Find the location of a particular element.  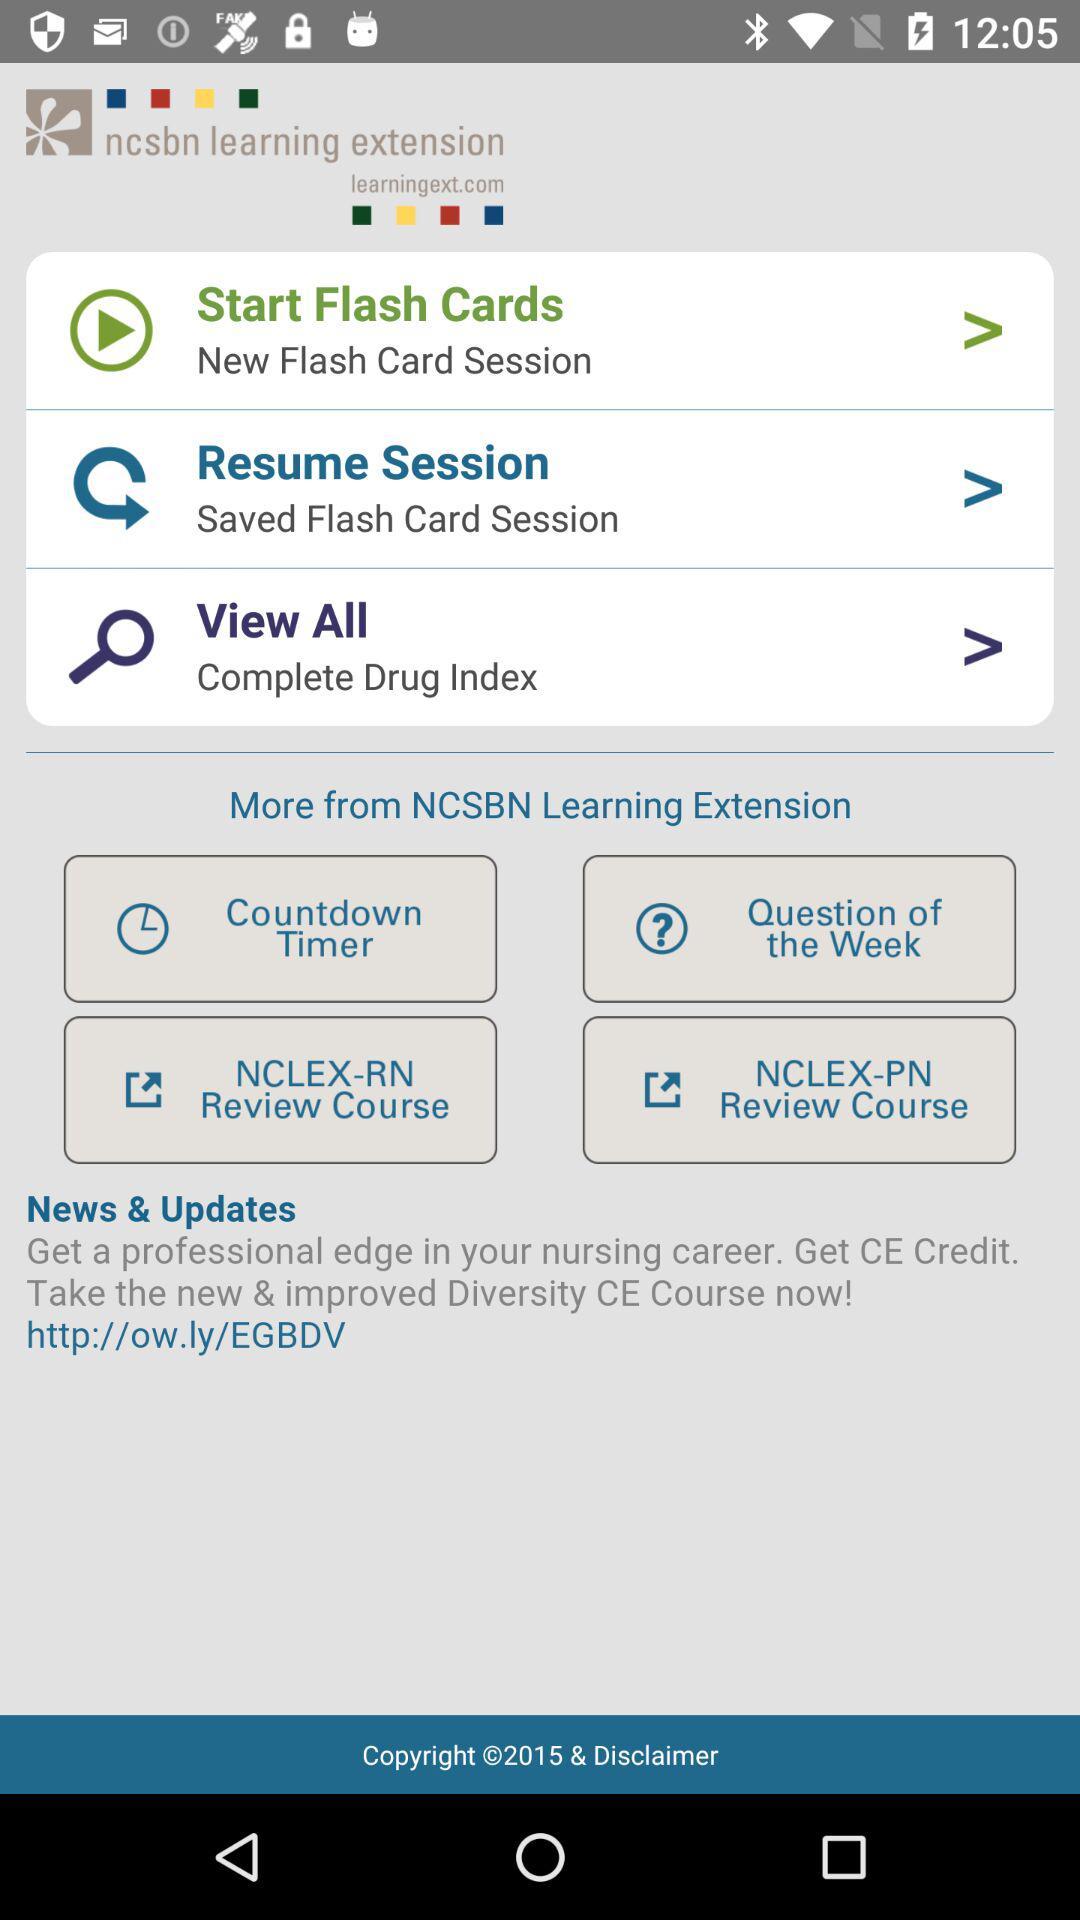

help feeback is located at coordinates (798, 927).